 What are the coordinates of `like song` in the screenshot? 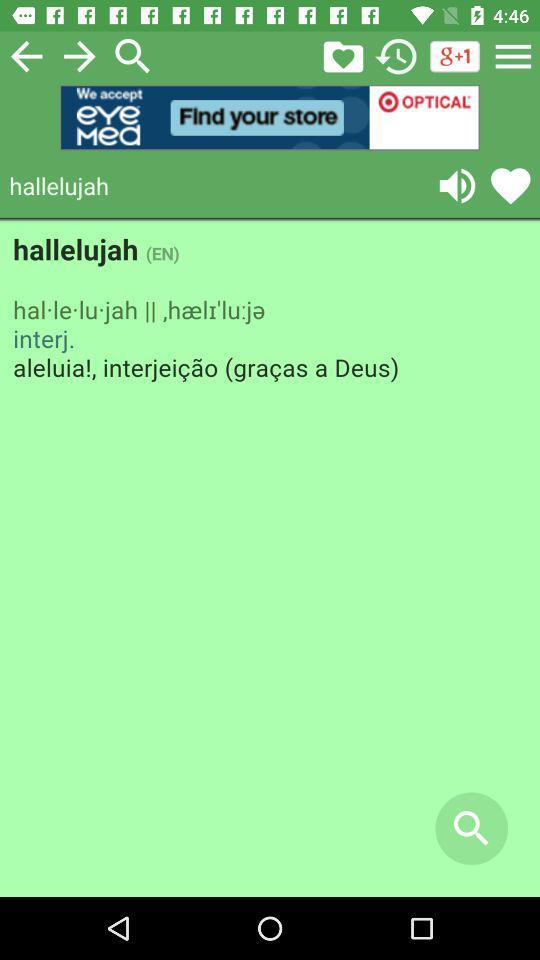 It's located at (510, 185).